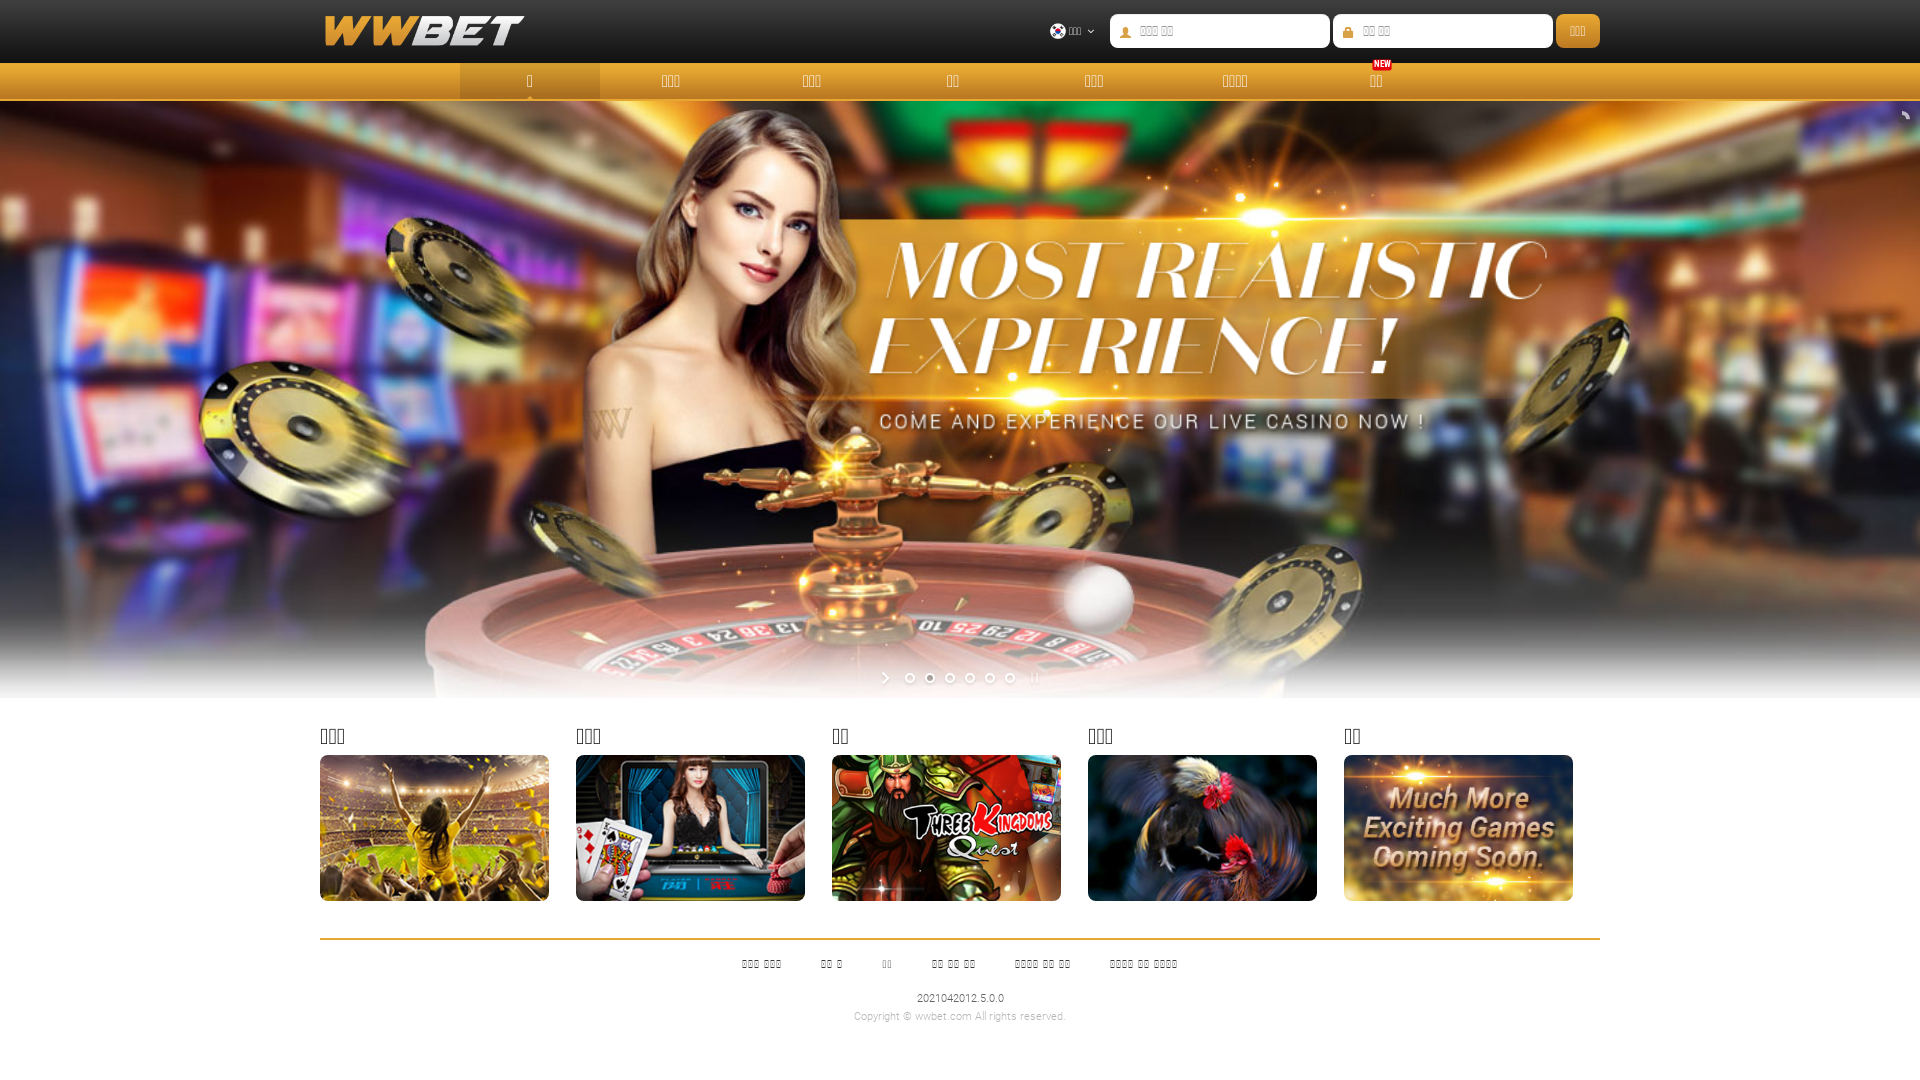  Describe the element at coordinates (409, 41) in the screenshot. I see `'WWBET | Win the game, win the future!'` at that location.